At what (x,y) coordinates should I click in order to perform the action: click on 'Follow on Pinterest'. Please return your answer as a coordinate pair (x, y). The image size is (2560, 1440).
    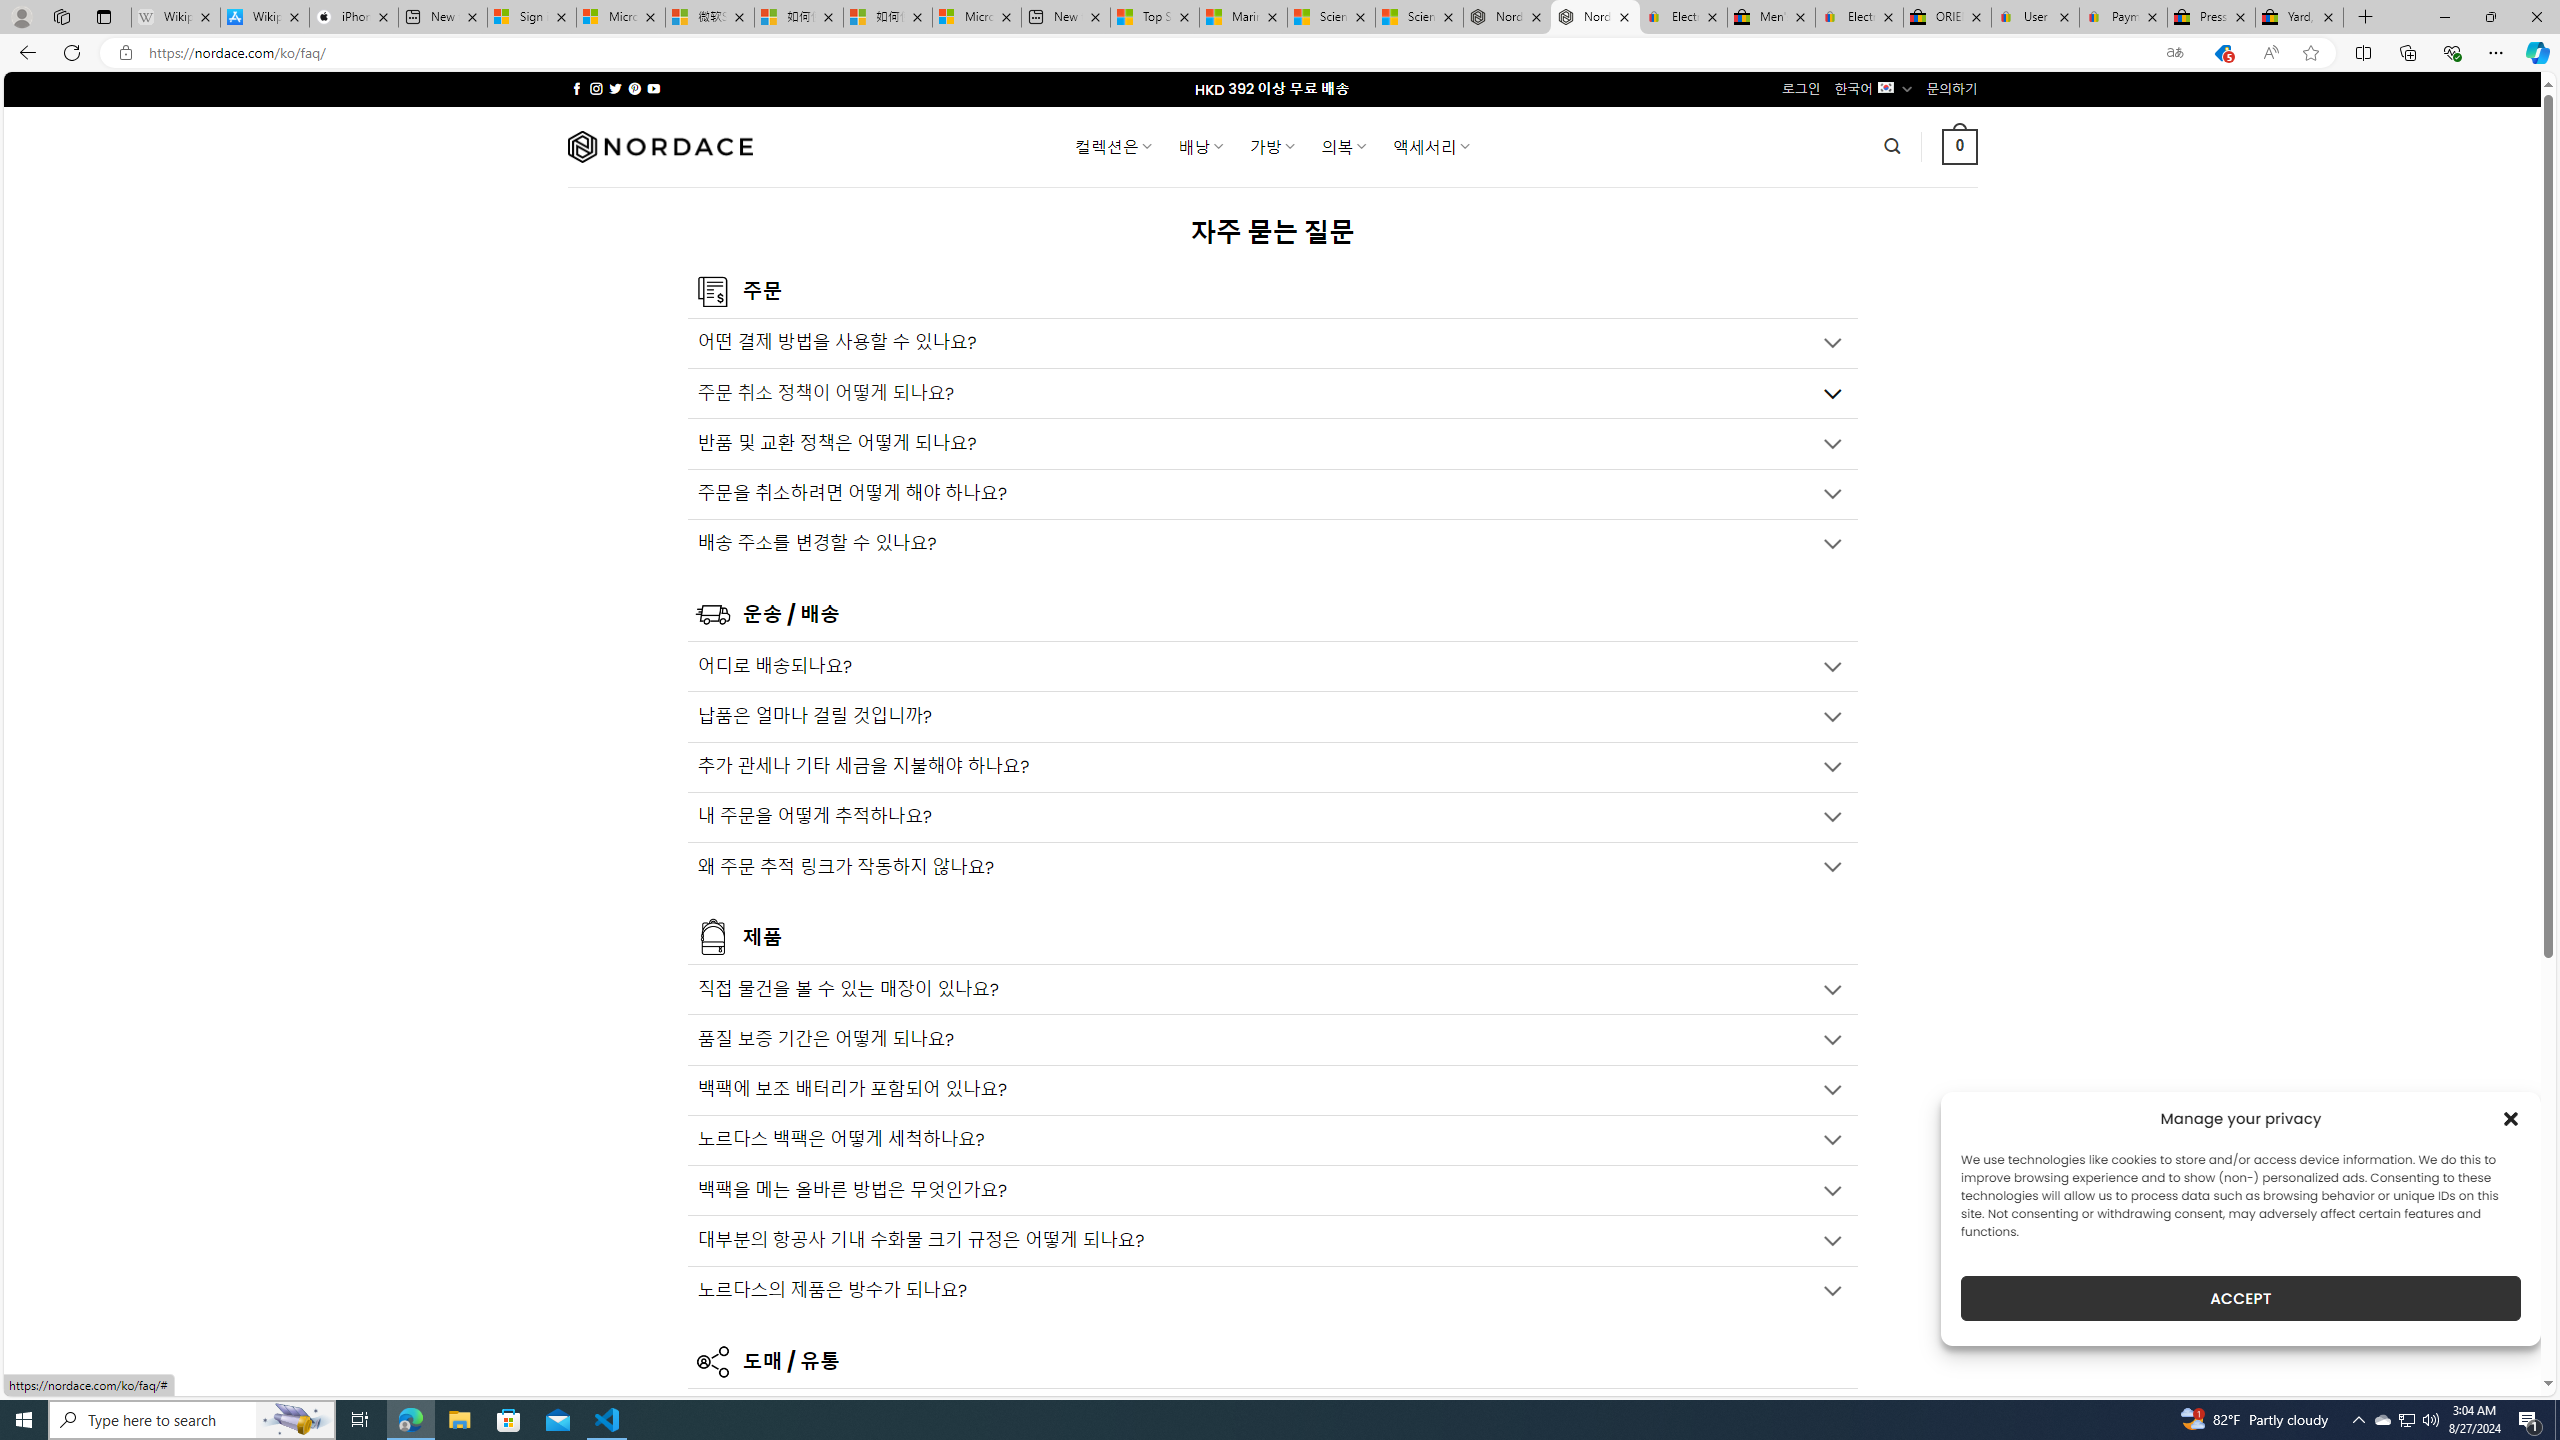
    Looking at the image, I should click on (632, 88).